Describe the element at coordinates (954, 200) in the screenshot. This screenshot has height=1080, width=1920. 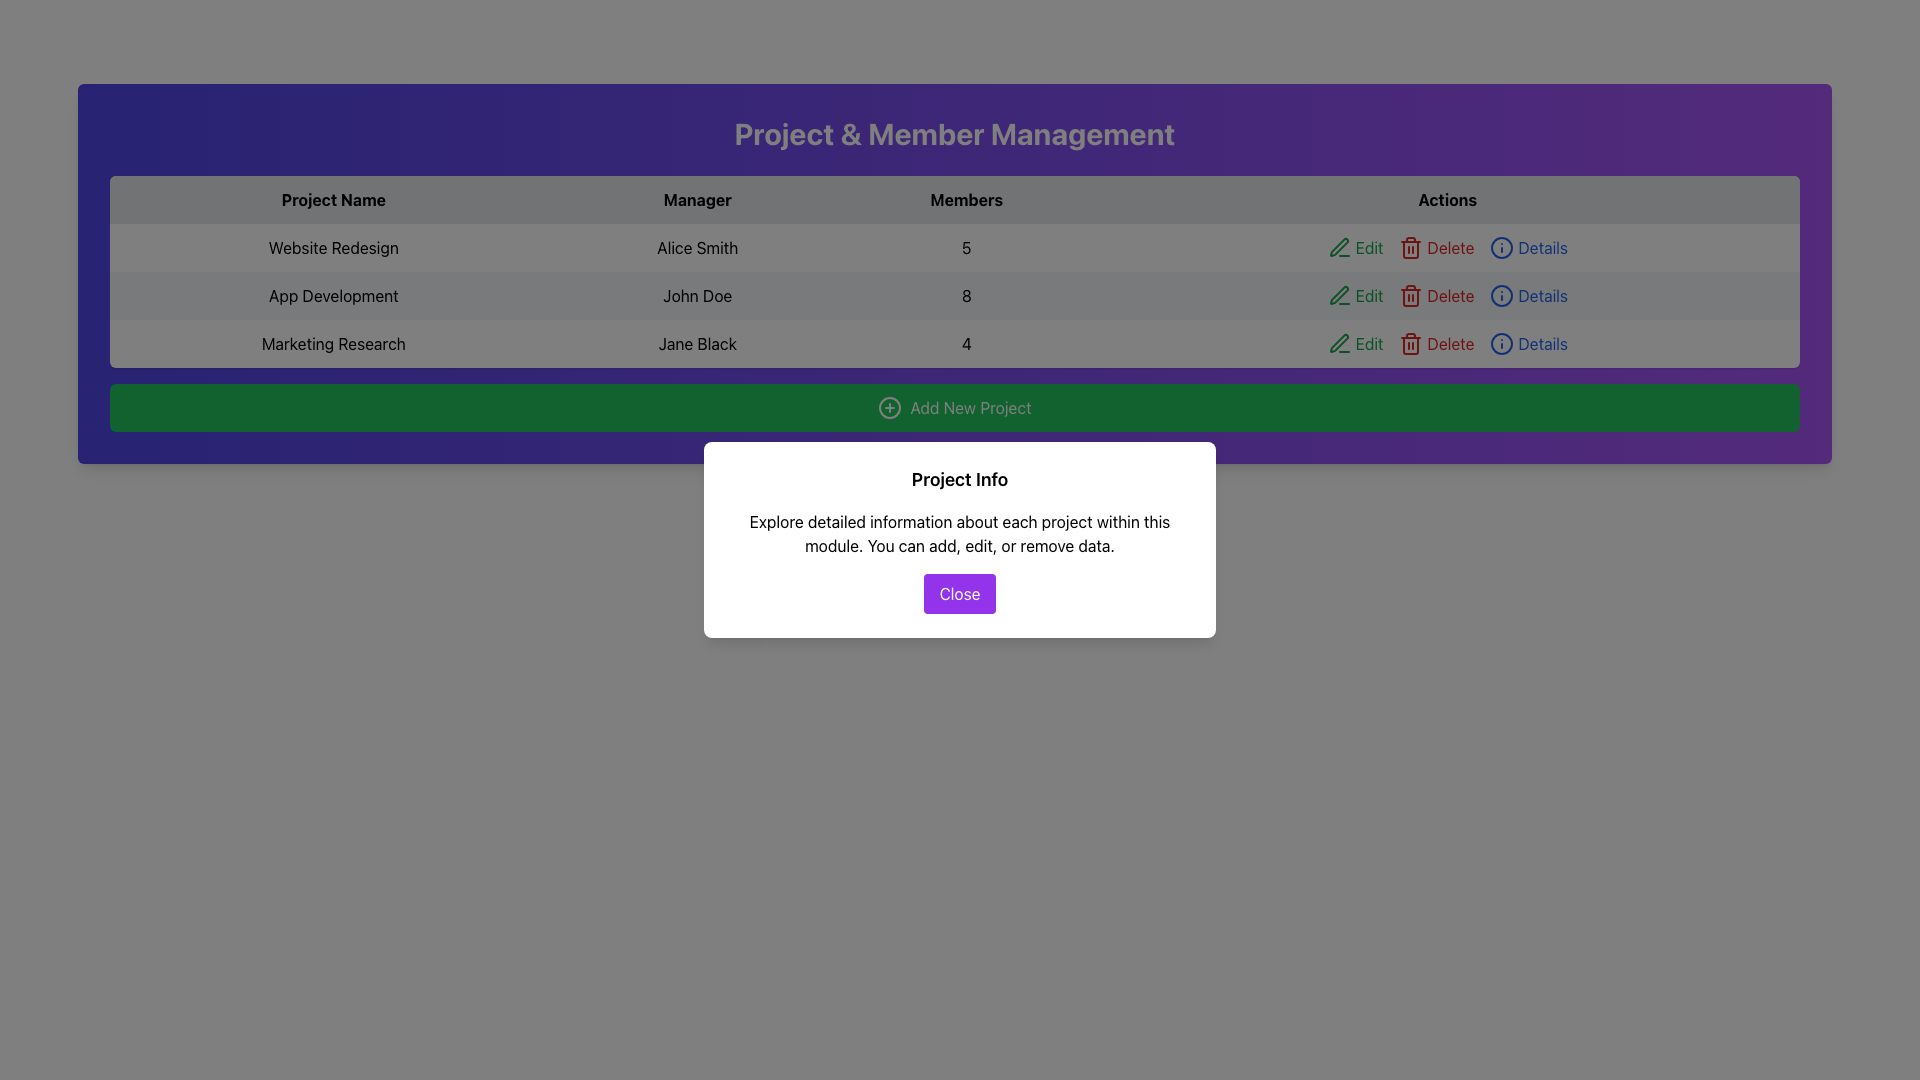
I see `the 'Members' table header cell, which is a bold, black text cell in the second row of the table, located in the third column between 'Manager' and 'Actions'` at that location.